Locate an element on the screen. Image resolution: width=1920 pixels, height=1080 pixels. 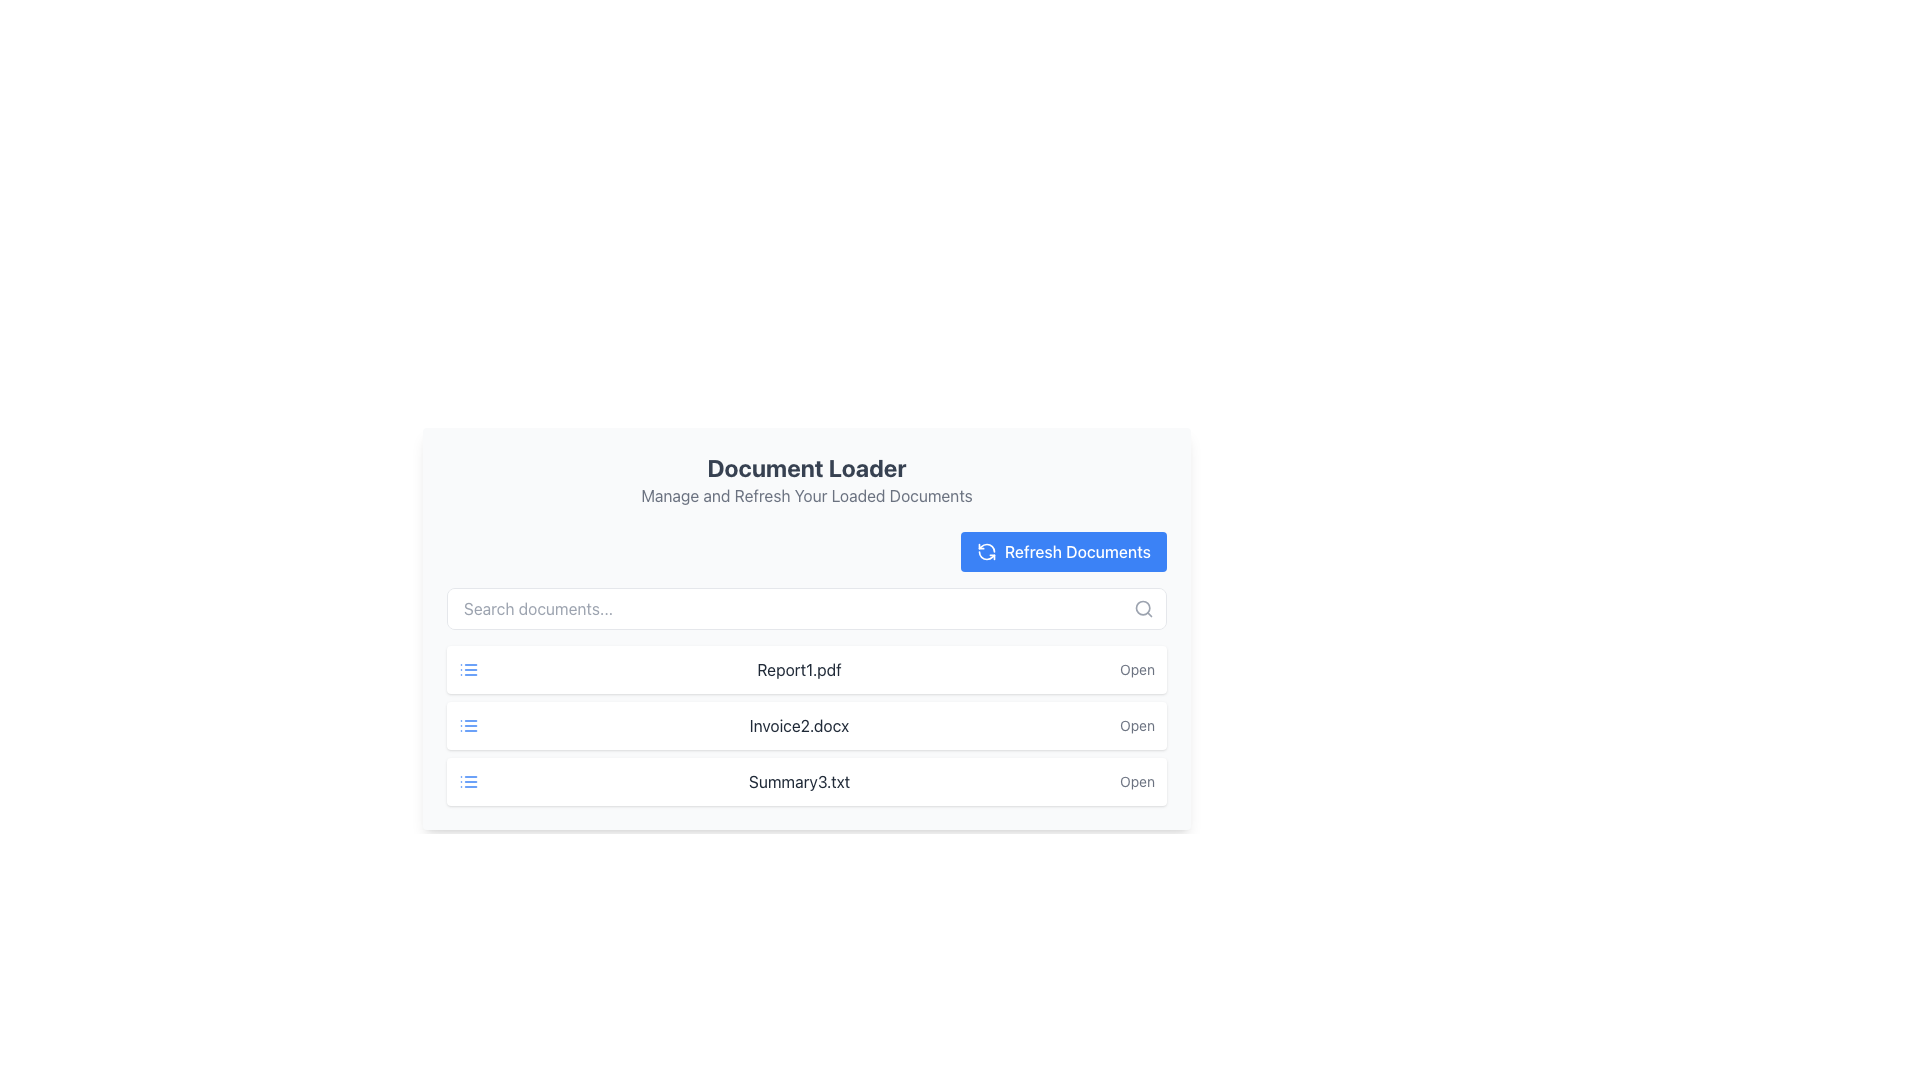
the search icon located at the far right of the search bar section, which serves as a visual indicator for search functionality is located at coordinates (1143, 608).